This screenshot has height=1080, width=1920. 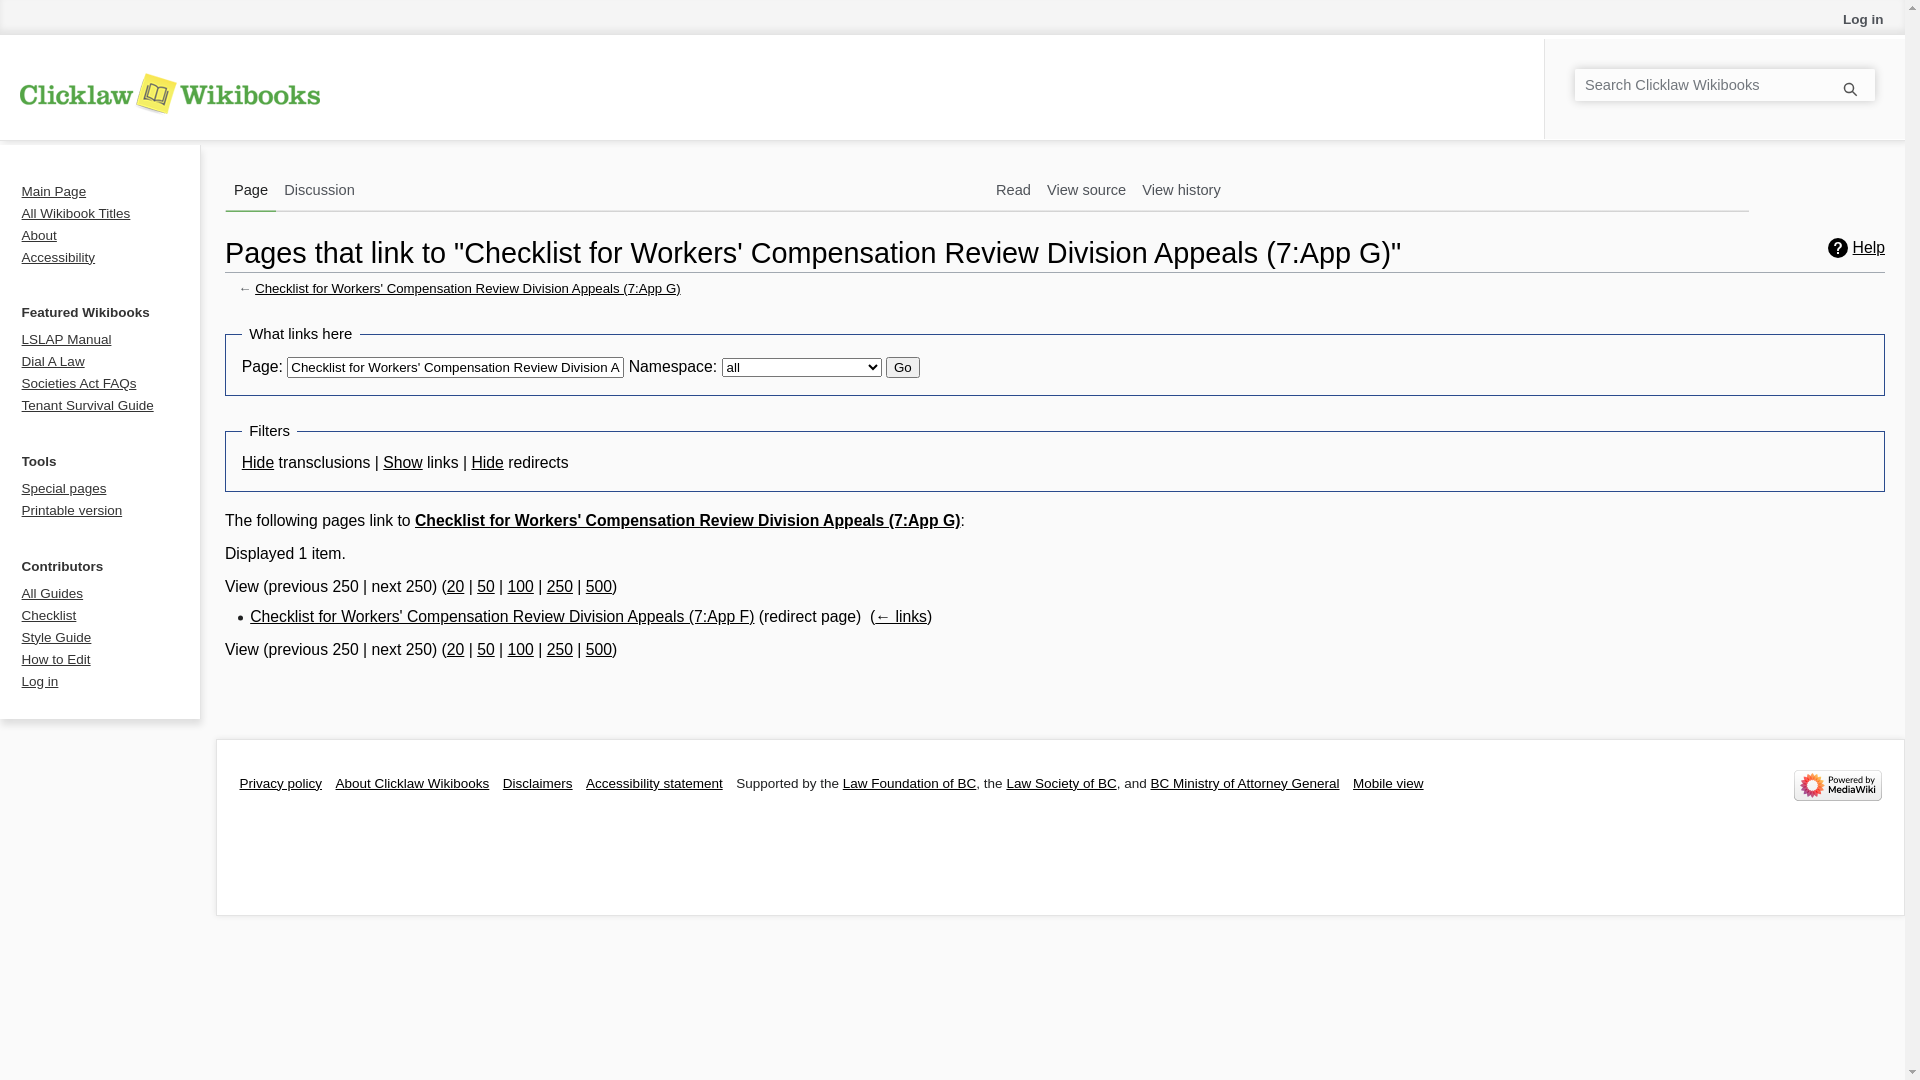 I want to click on '100', so click(x=521, y=585).